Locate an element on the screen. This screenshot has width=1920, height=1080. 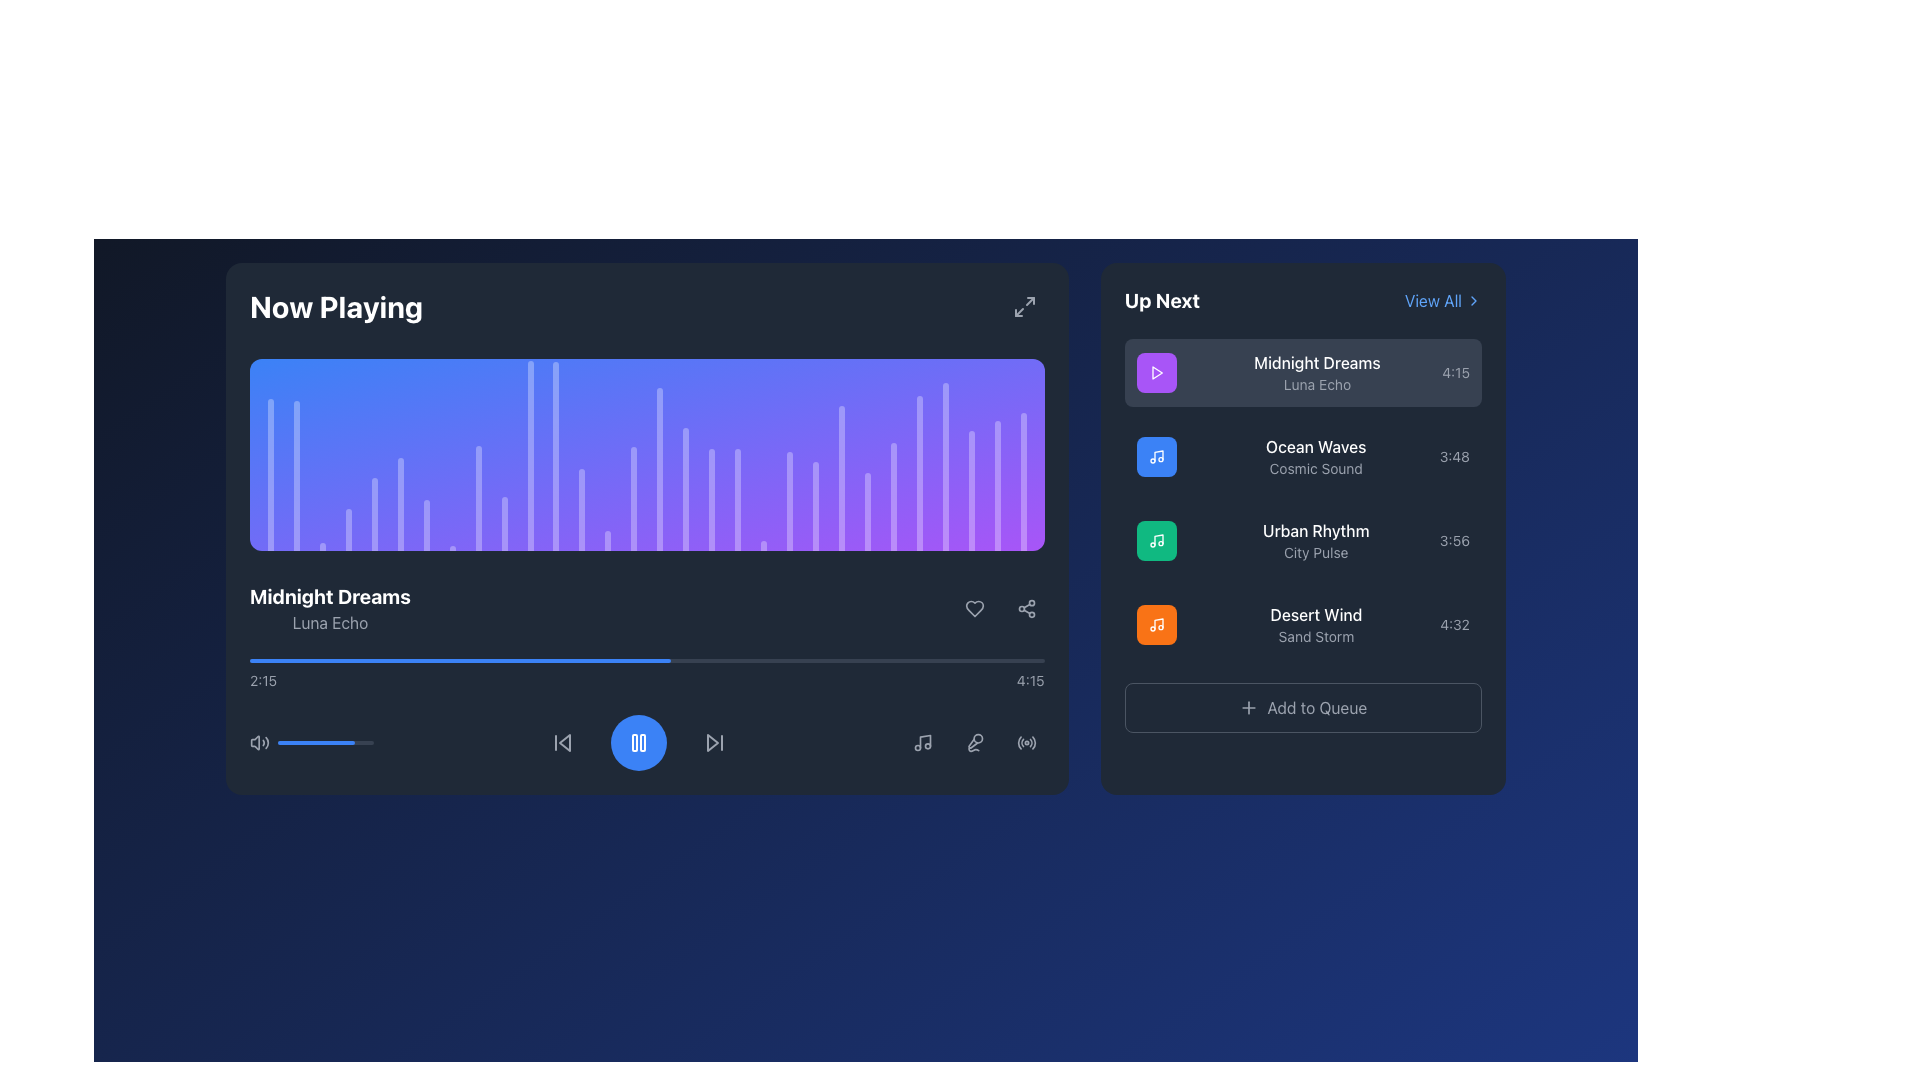
the progress bar located in the bottom-left portion of the music player interface, which visually represents the volume control and is situated to the right of the speaker icon is located at coordinates (326, 743).